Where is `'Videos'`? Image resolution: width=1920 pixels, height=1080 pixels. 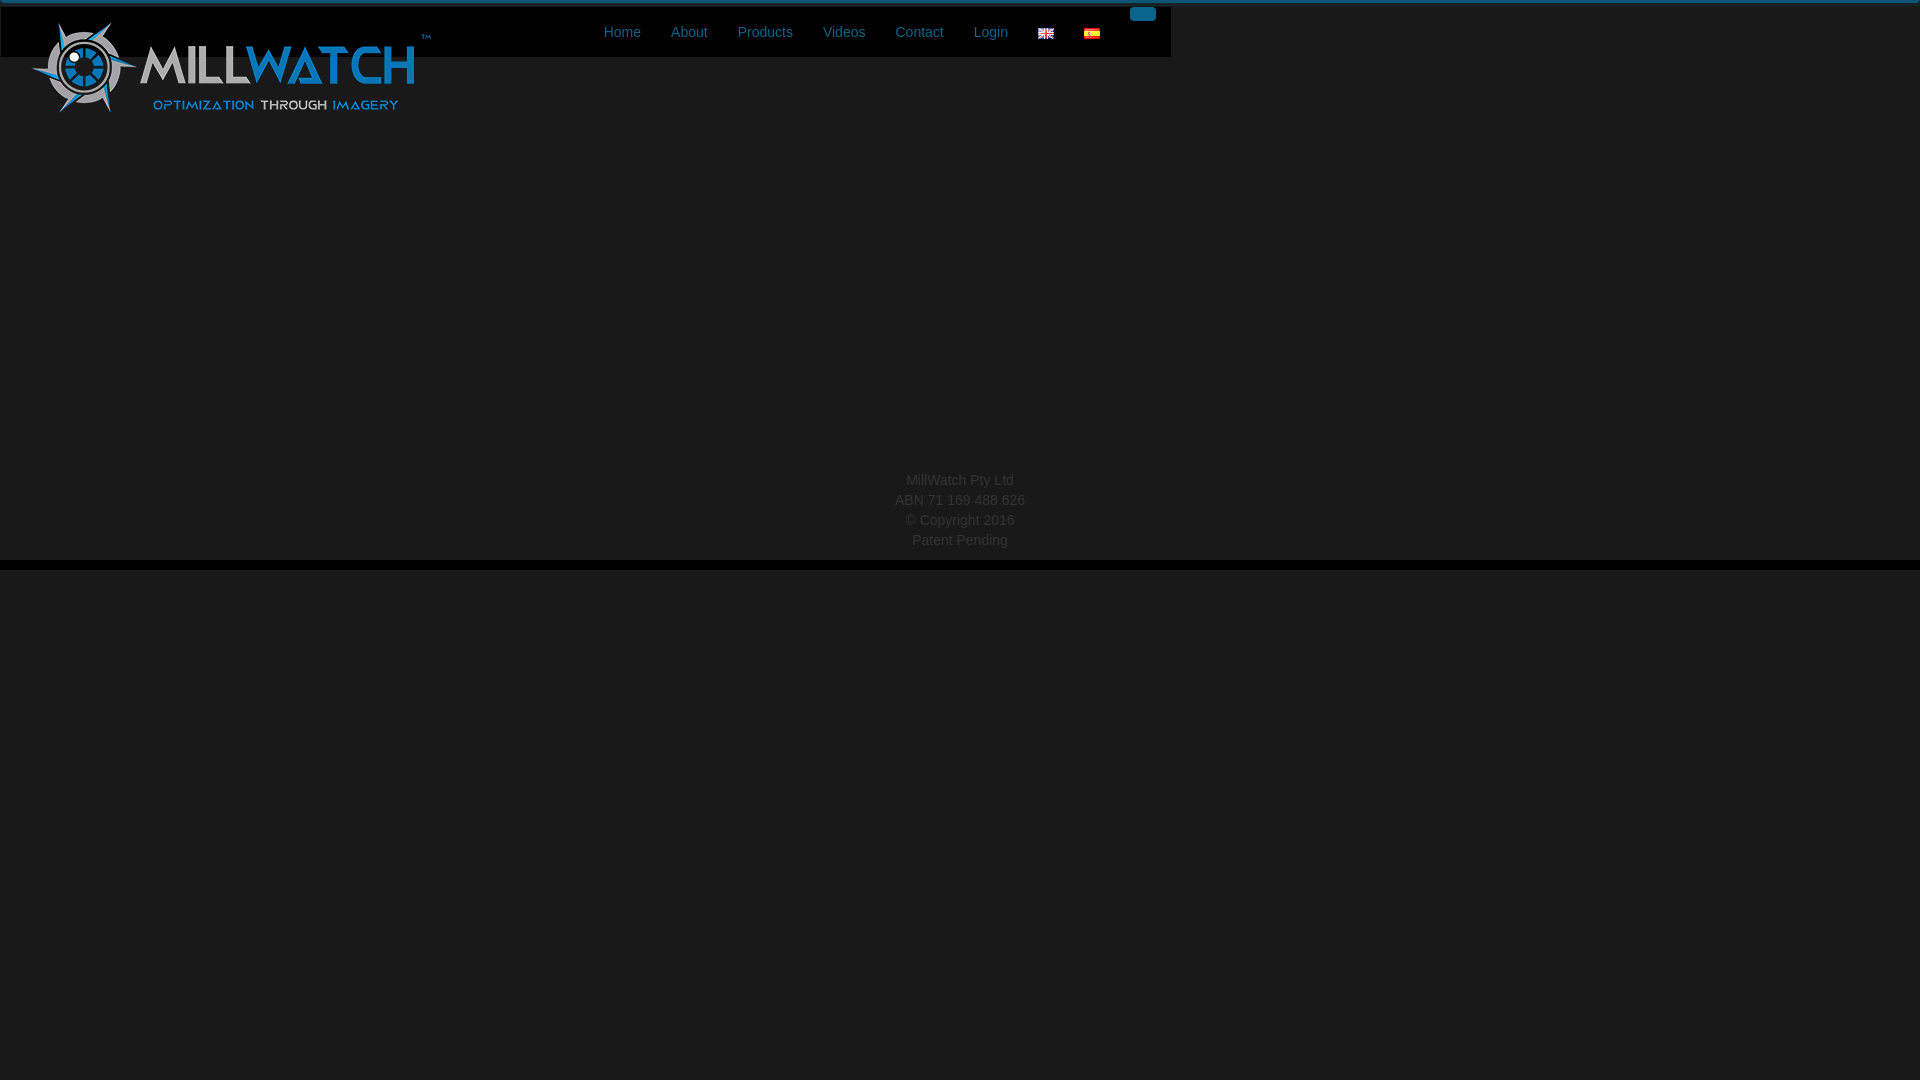 'Videos' is located at coordinates (844, 31).